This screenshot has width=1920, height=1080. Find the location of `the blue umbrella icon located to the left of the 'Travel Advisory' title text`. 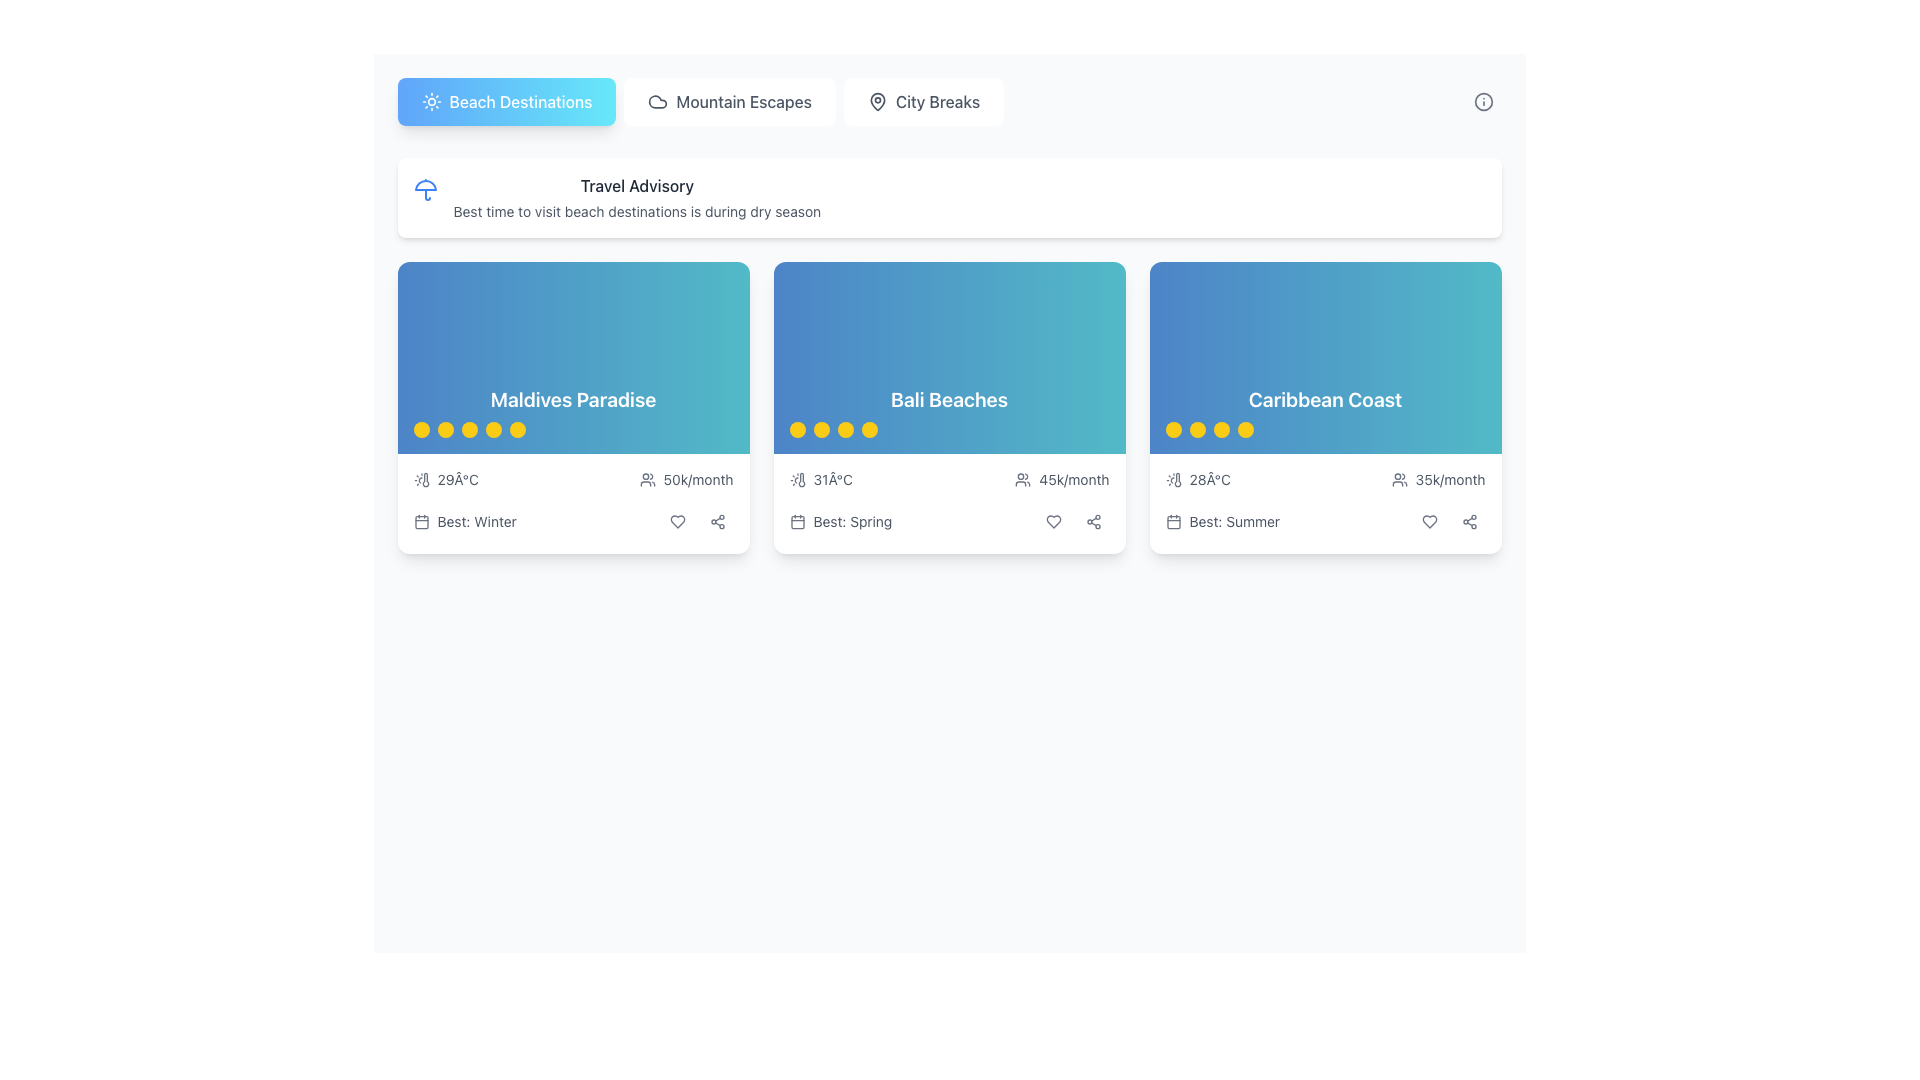

the blue umbrella icon located to the left of the 'Travel Advisory' title text is located at coordinates (424, 189).